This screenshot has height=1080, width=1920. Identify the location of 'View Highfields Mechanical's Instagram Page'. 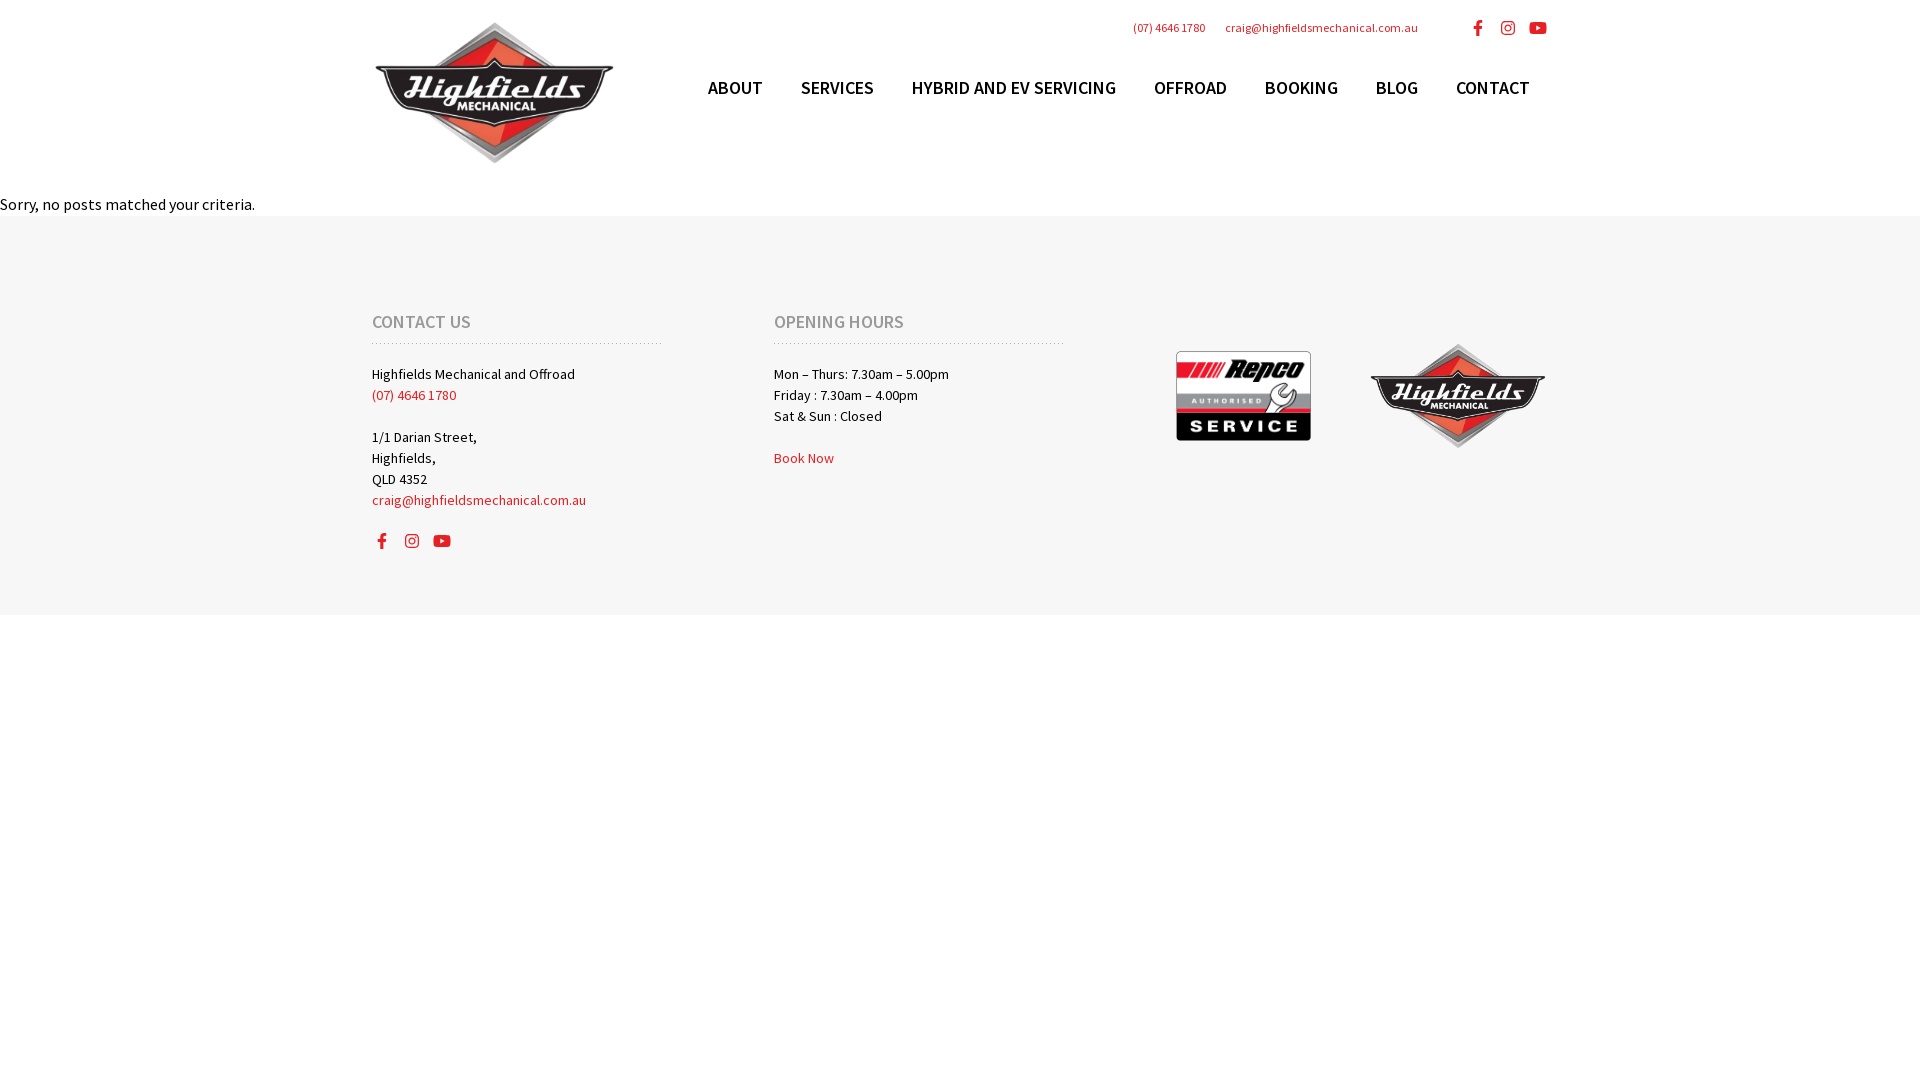
(1507, 27).